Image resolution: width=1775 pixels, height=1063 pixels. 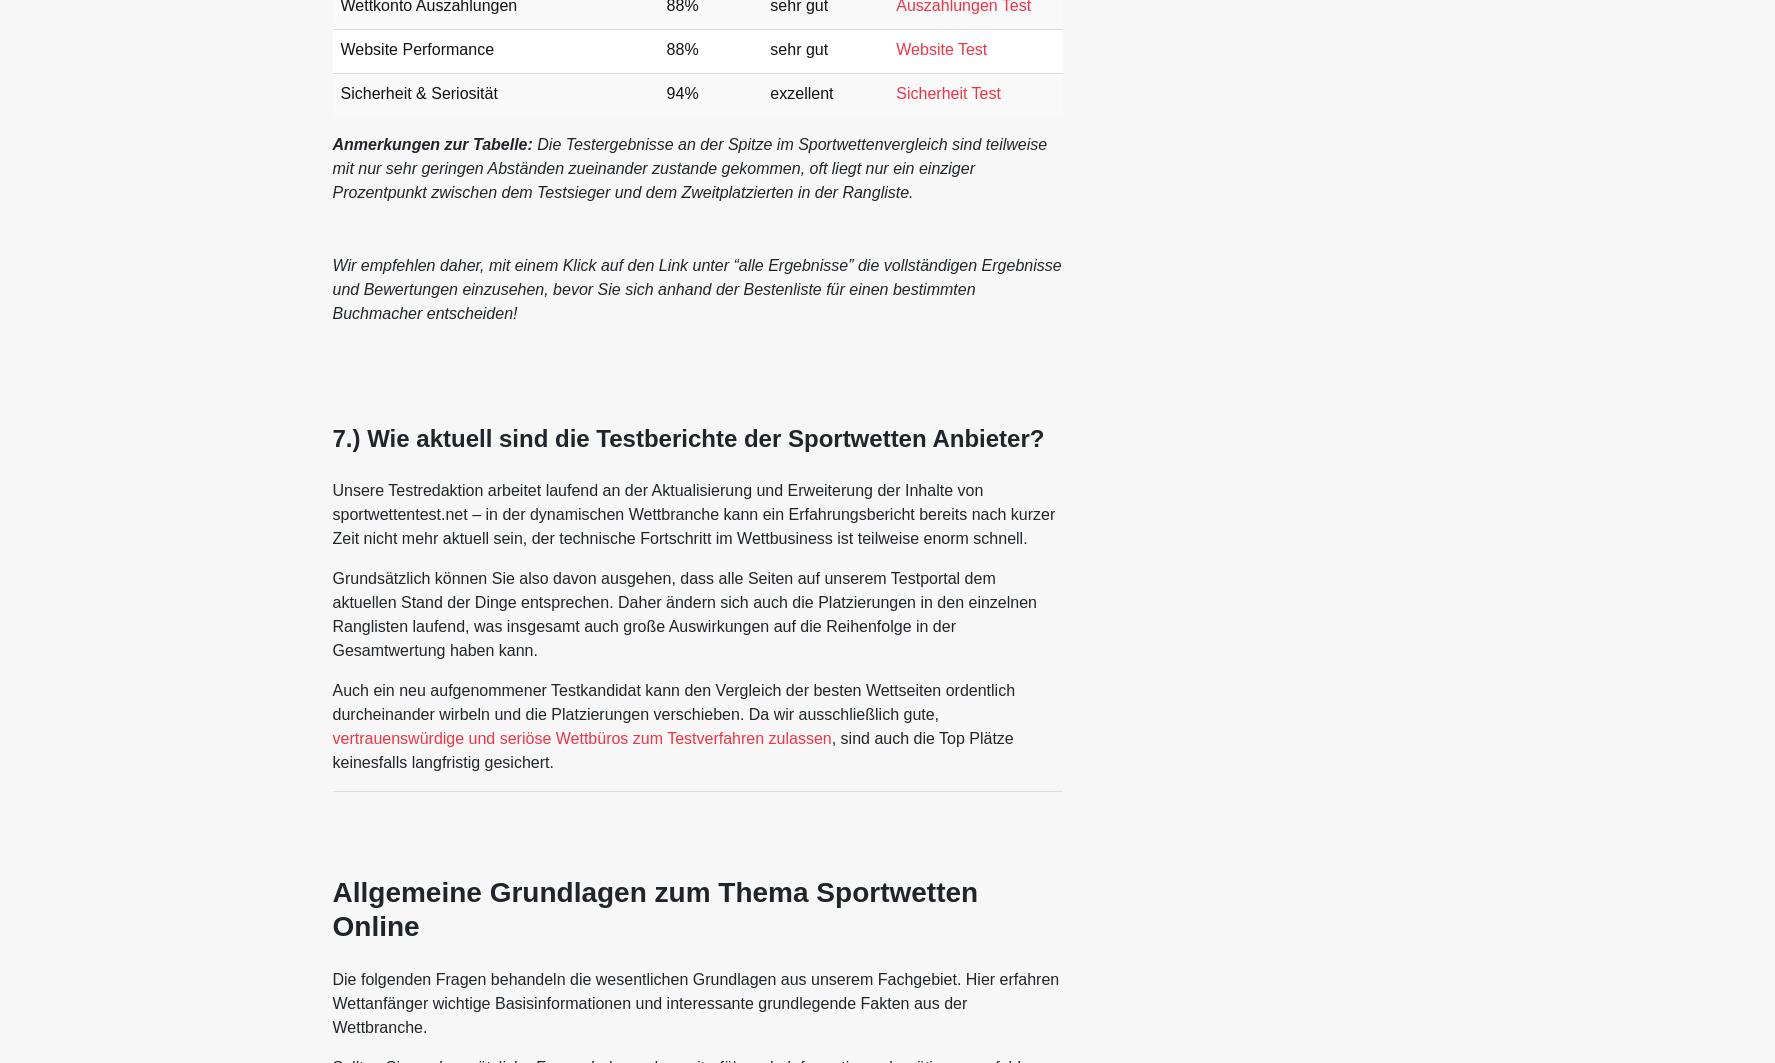 What do you see at coordinates (798, 49) in the screenshot?
I see `'sehr gut'` at bounding box center [798, 49].